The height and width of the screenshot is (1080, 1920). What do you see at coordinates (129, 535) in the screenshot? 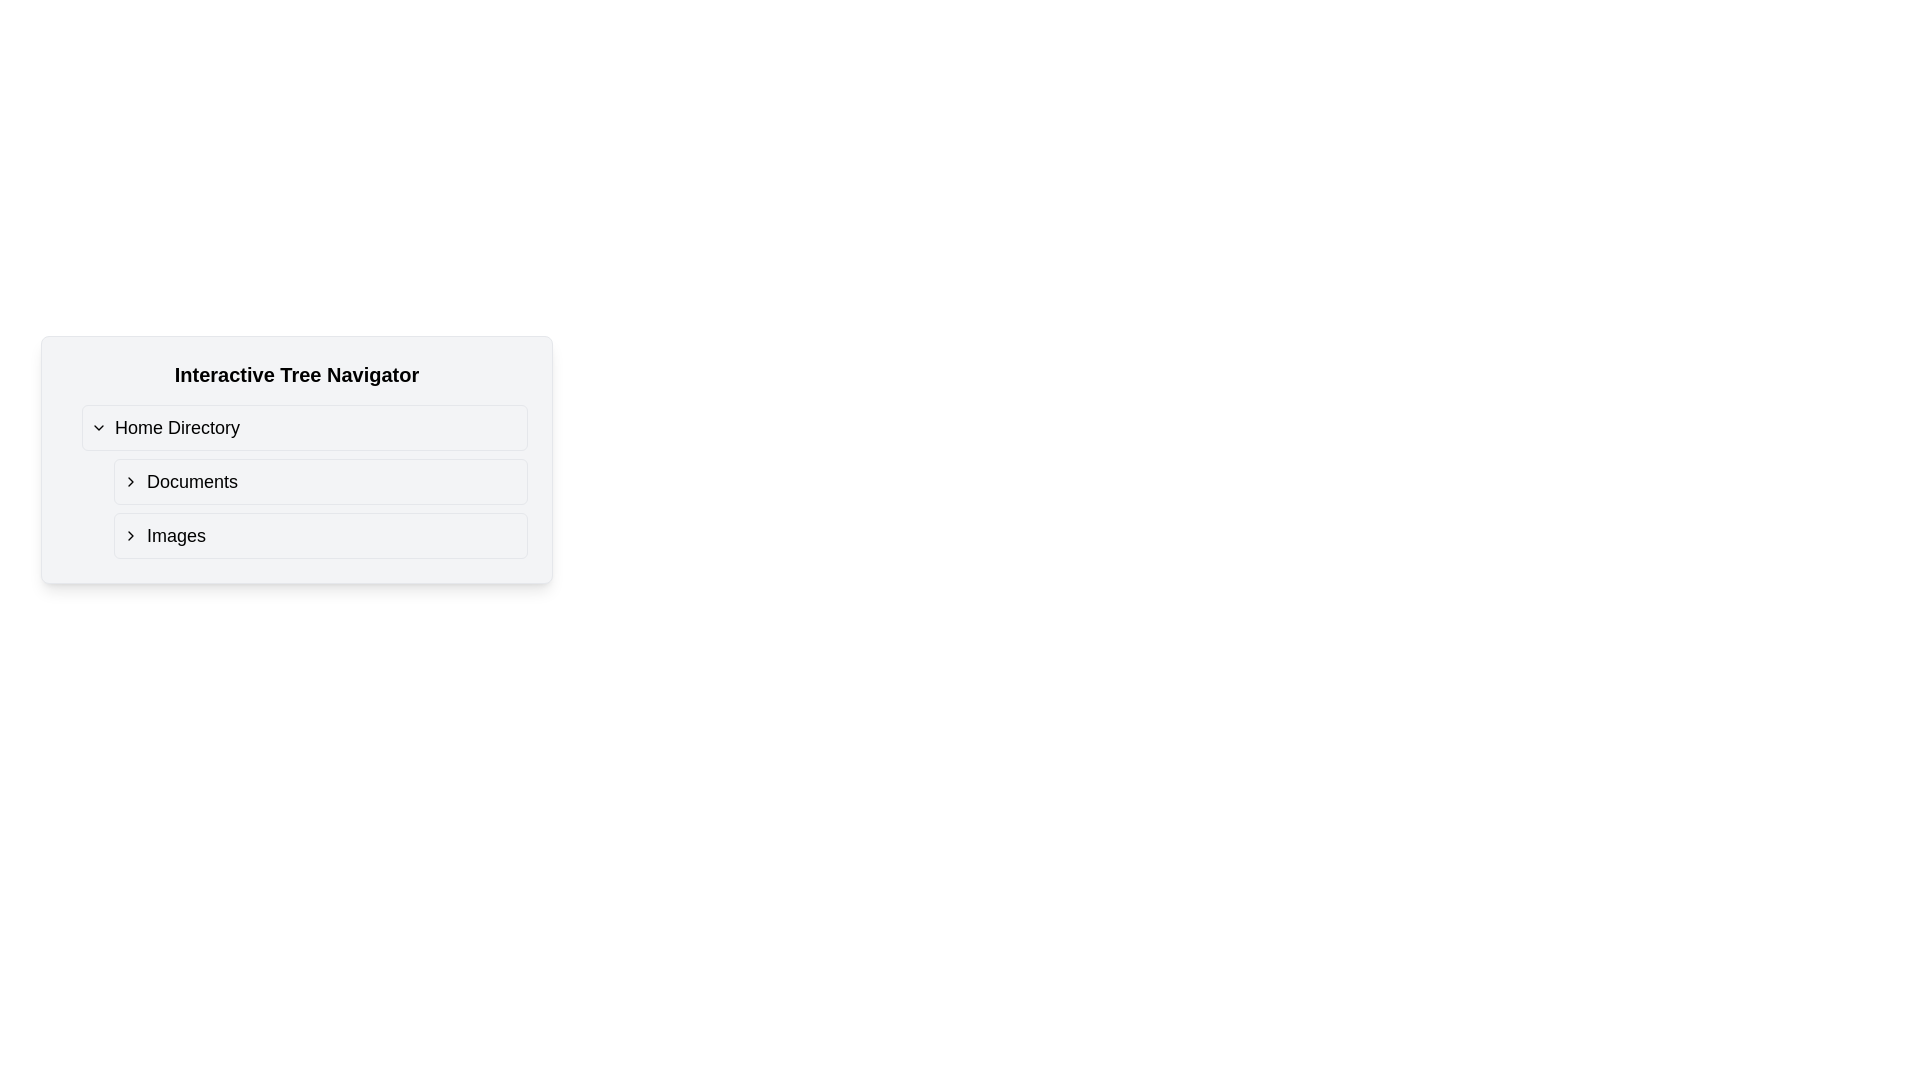
I see `on the chevron icon located at the far left of the 'Images' item` at bounding box center [129, 535].